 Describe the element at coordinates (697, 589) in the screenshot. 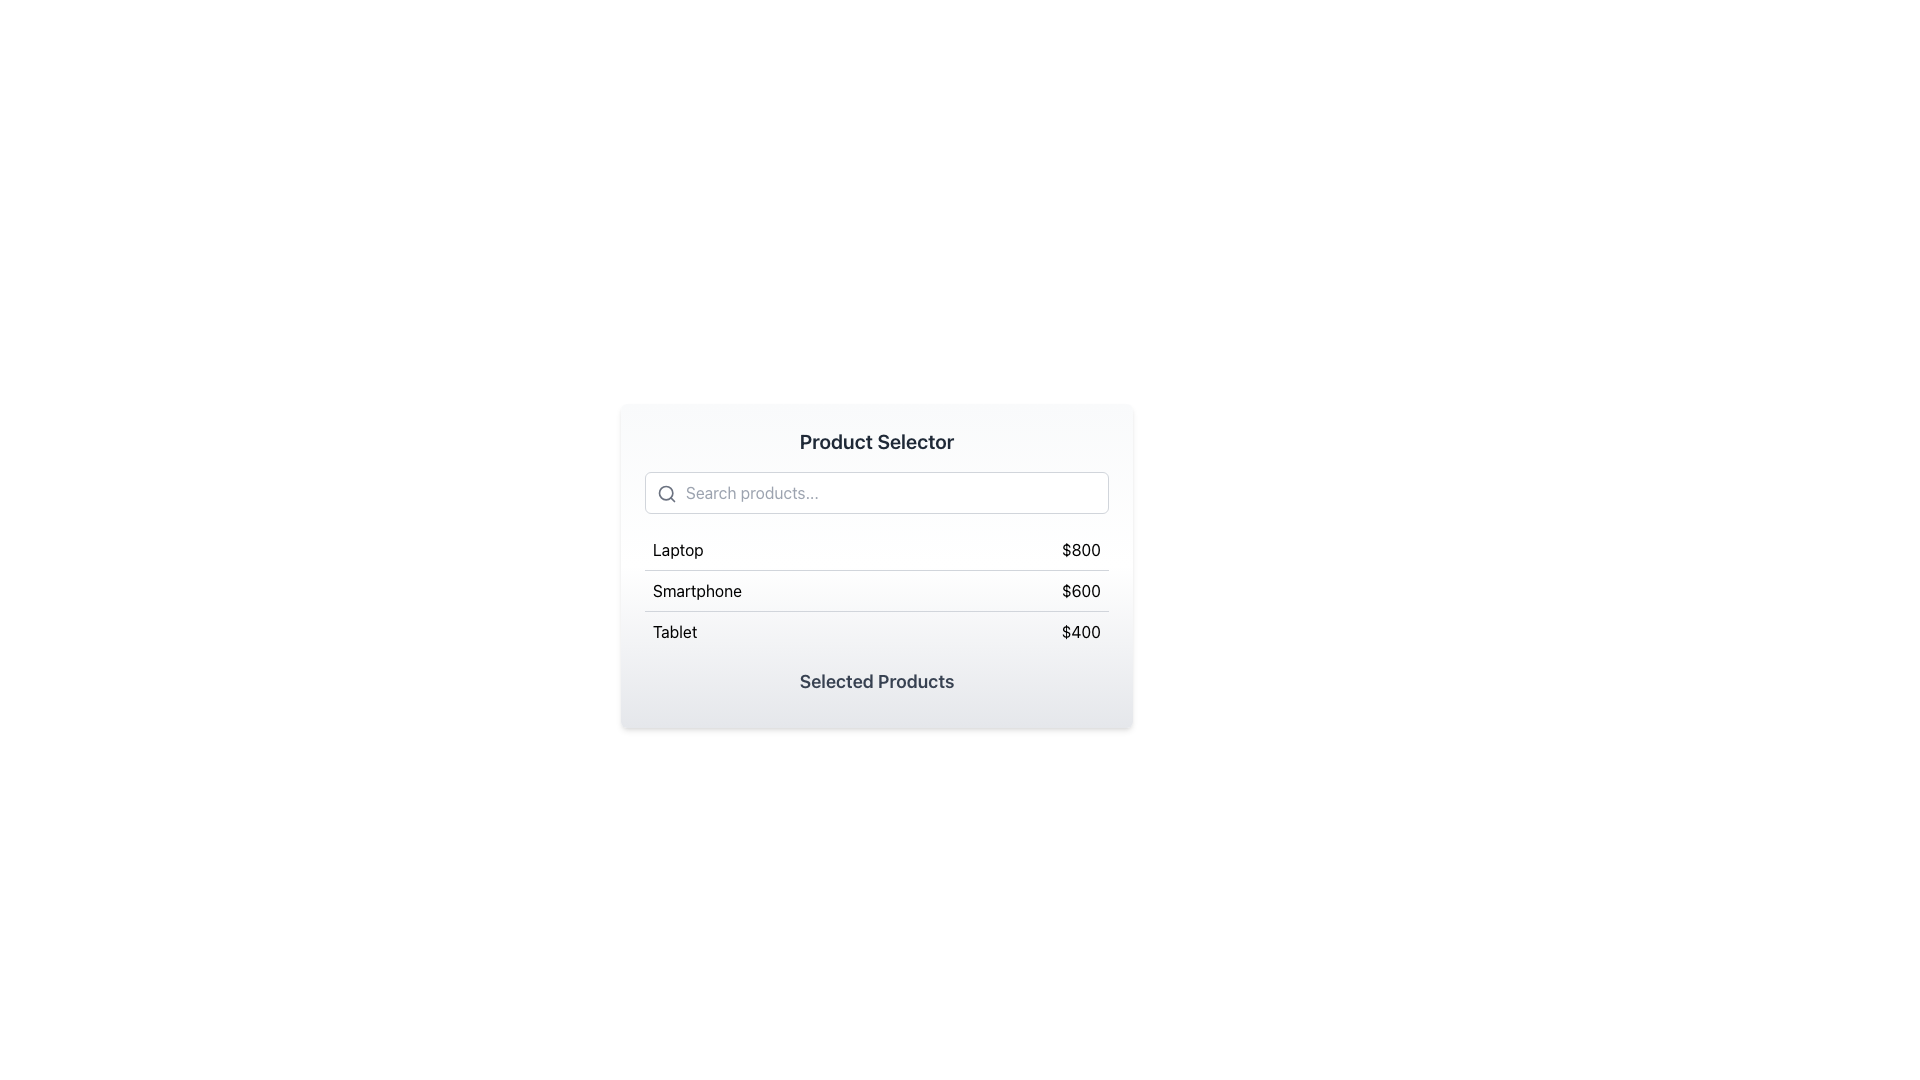

I see `the label that represents an item category in the second row of a vertically arranged list, located on the left side of the corresponding price label ('$600')` at that location.